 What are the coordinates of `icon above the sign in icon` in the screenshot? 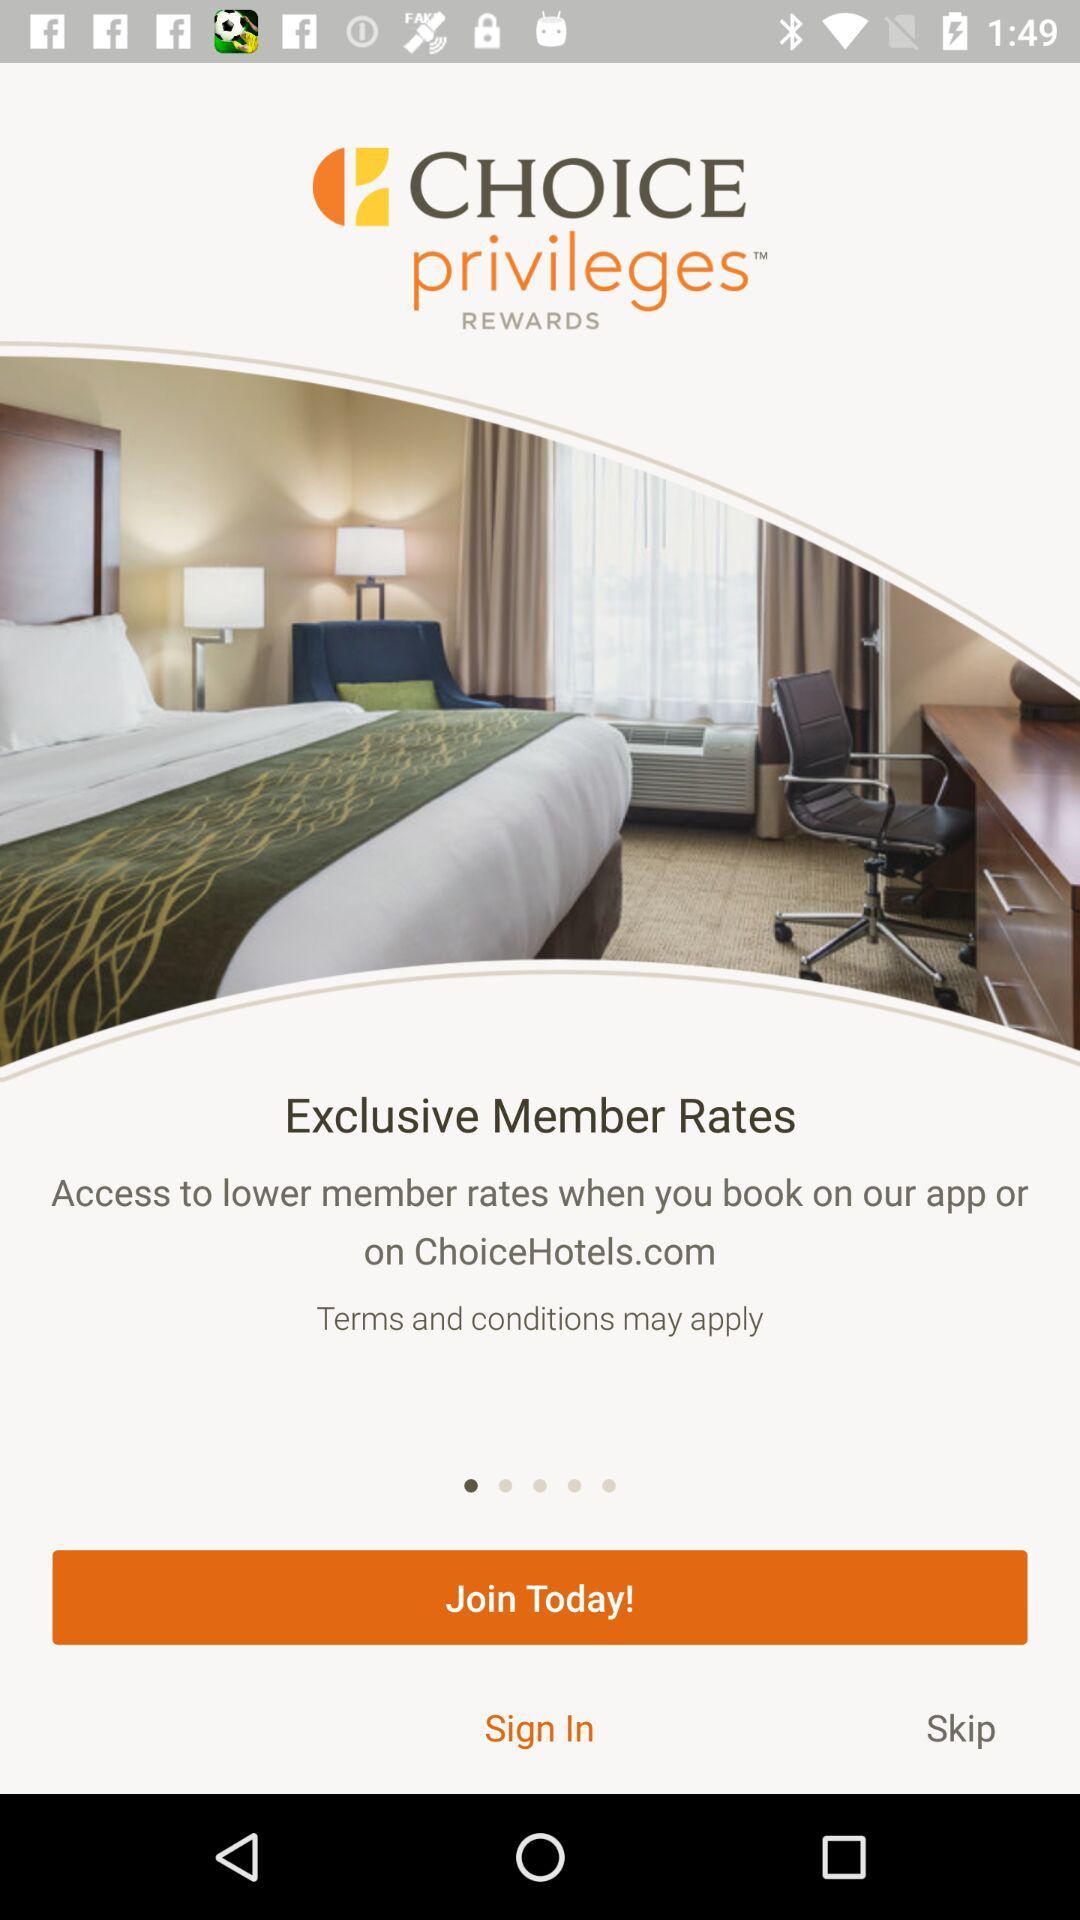 It's located at (540, 1596).